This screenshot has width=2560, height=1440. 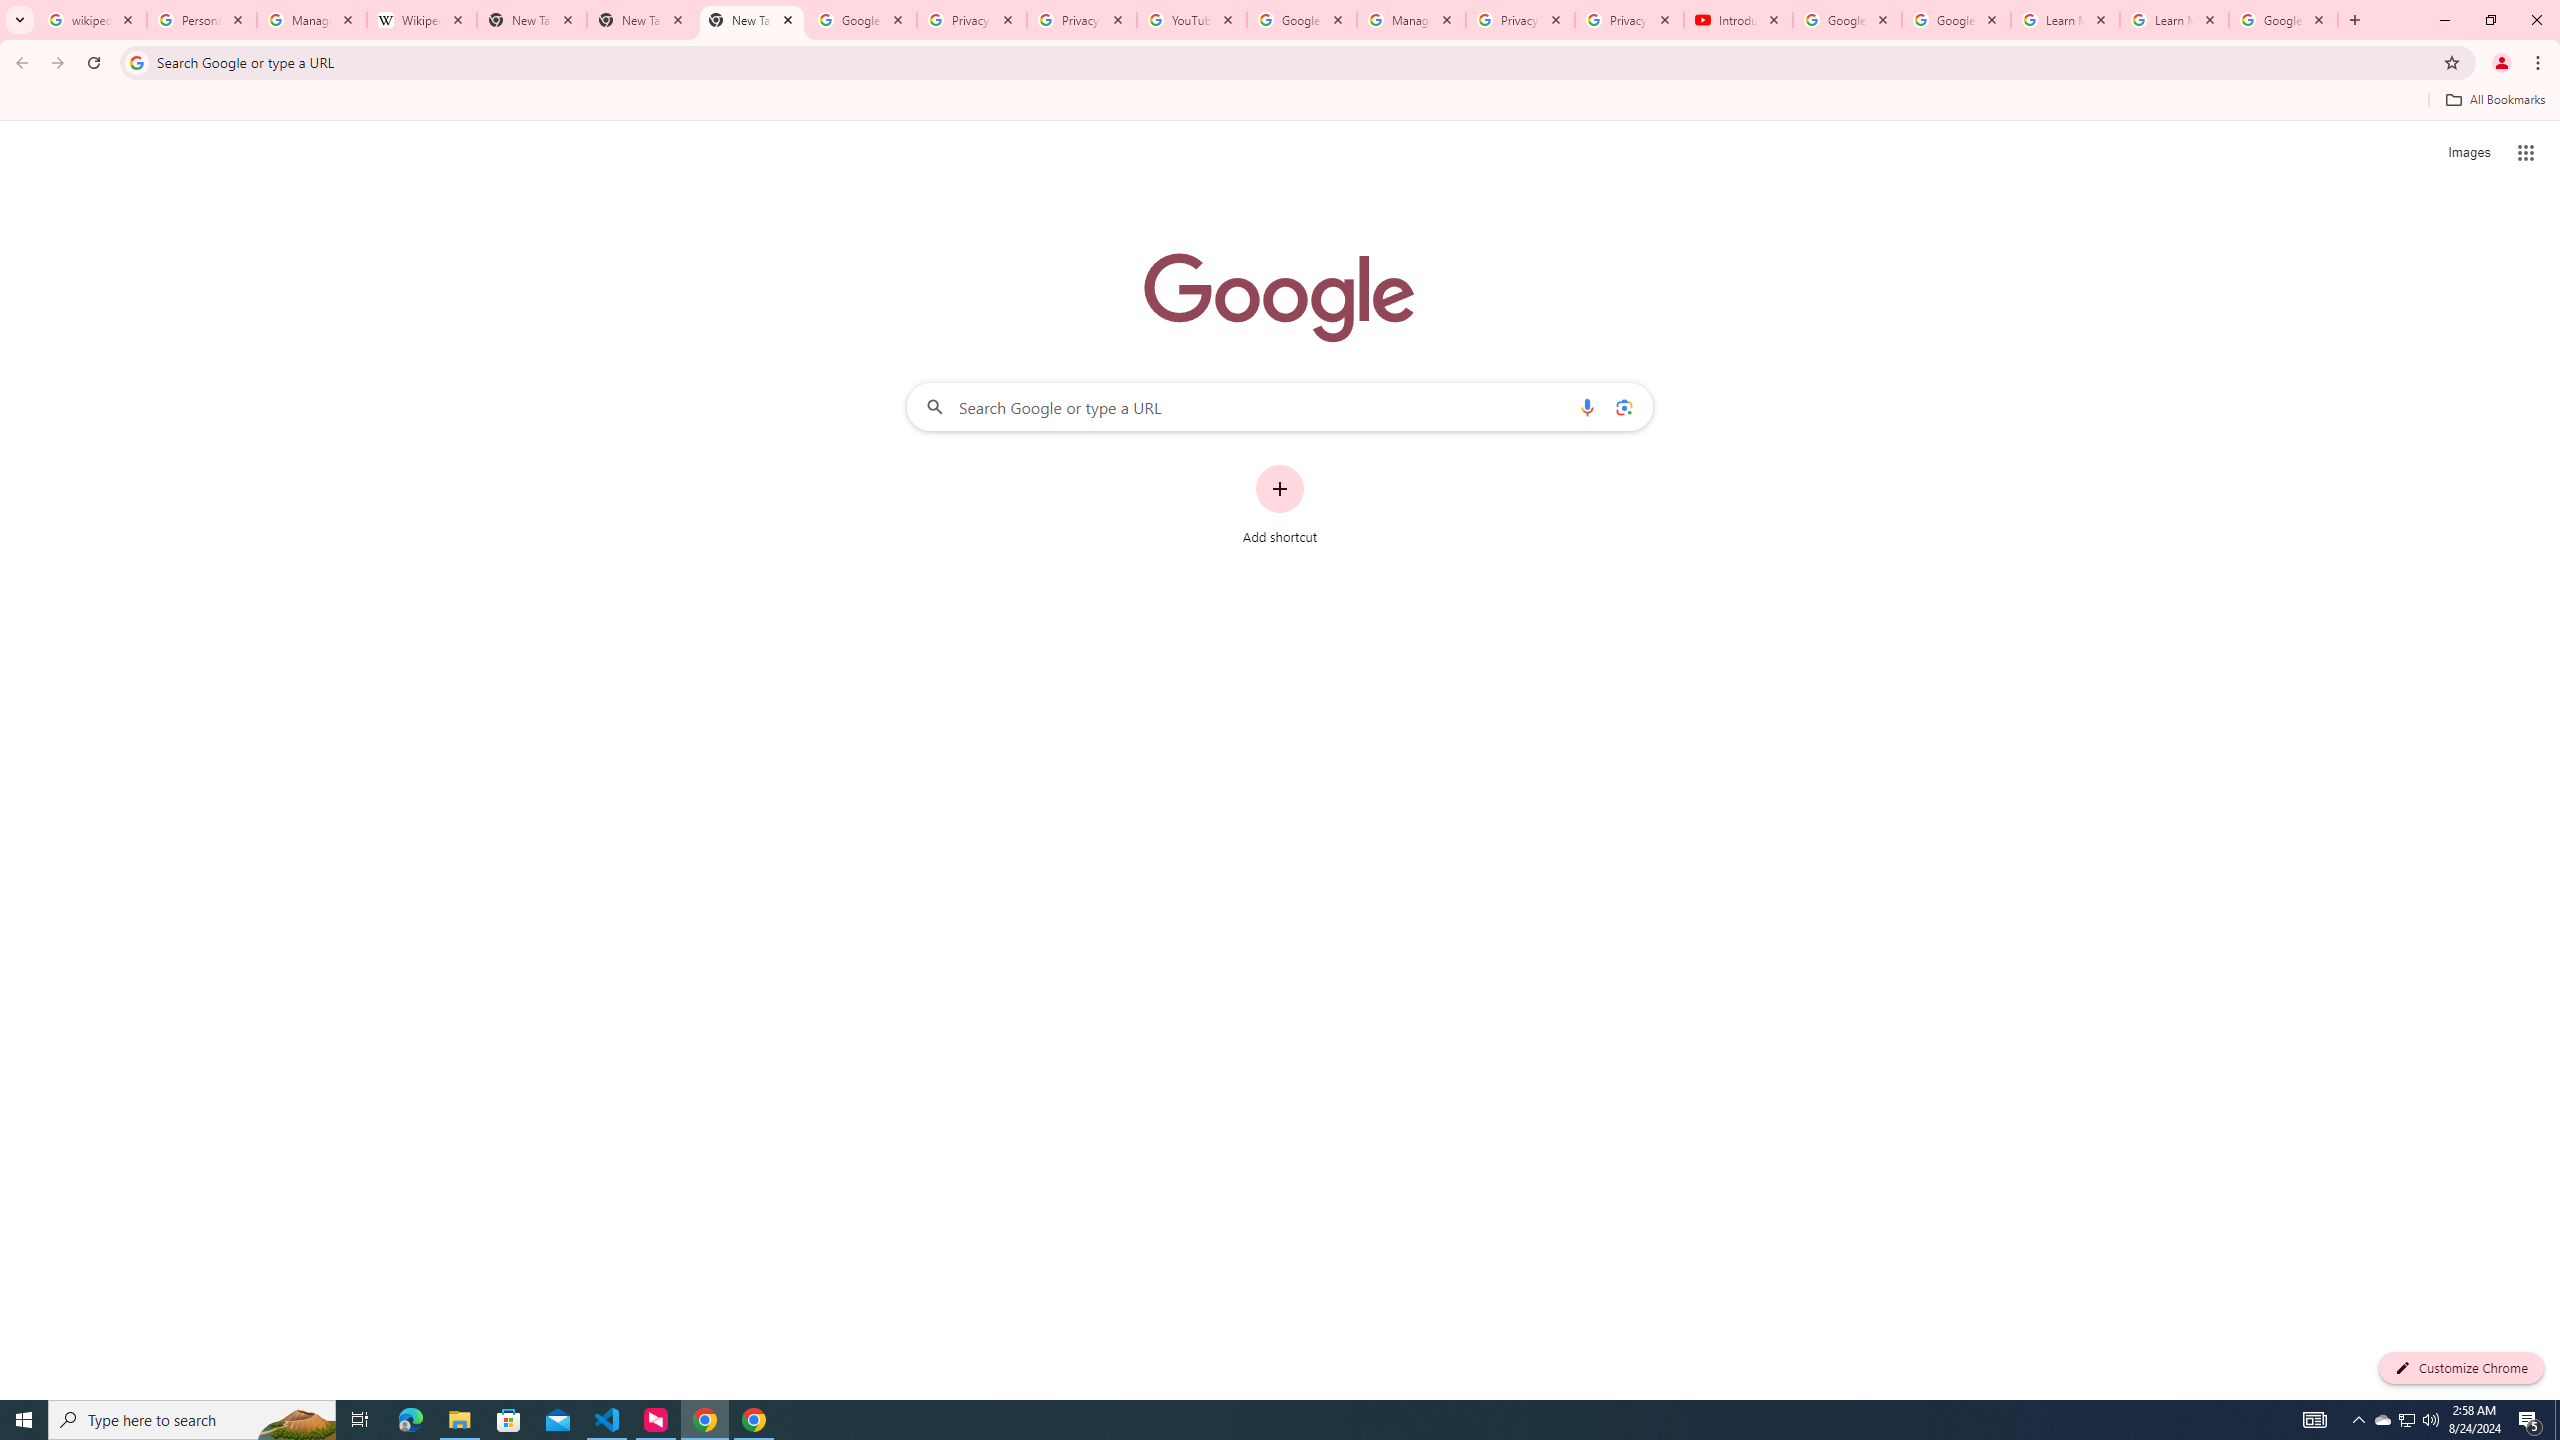 I want to click on 'New Tab', so click(x=751, y=19).